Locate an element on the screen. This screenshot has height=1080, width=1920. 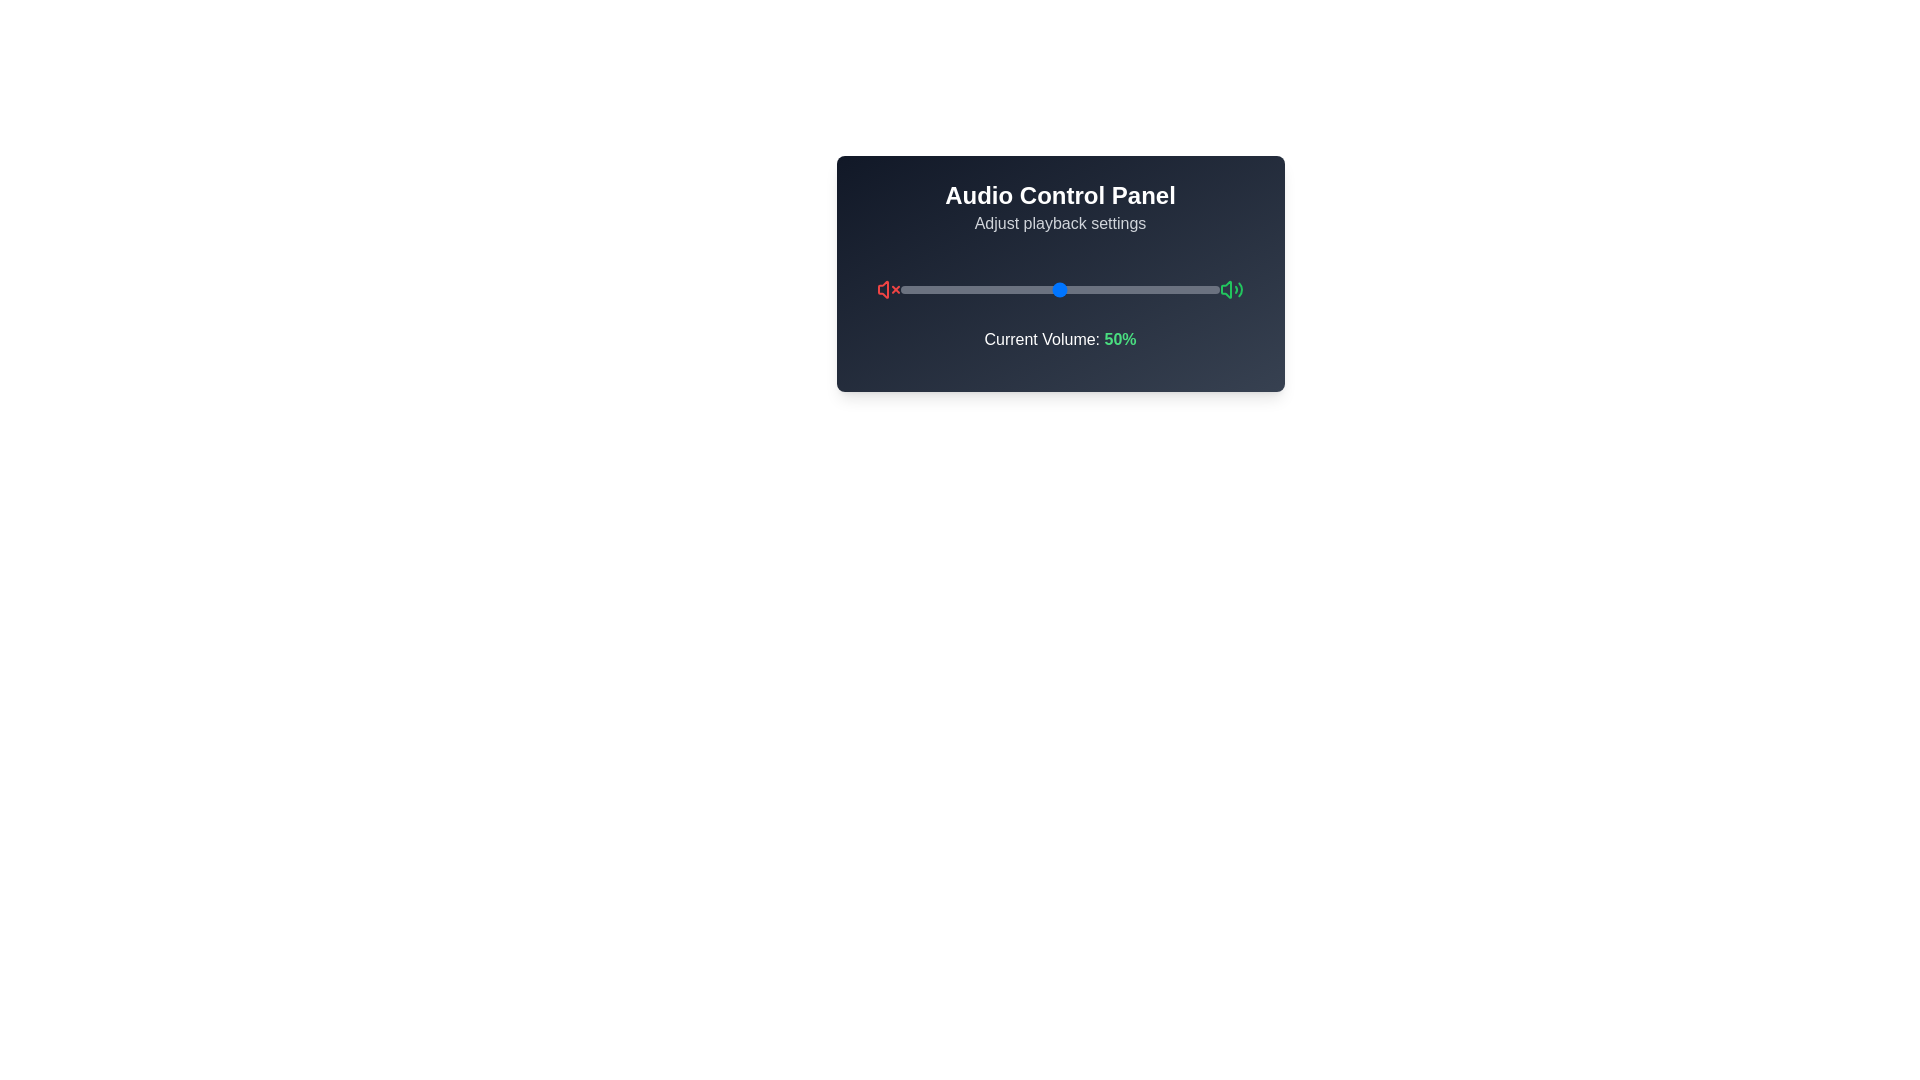
the volume slider to set the volume to 71% is located at coordinates (1127, 289).